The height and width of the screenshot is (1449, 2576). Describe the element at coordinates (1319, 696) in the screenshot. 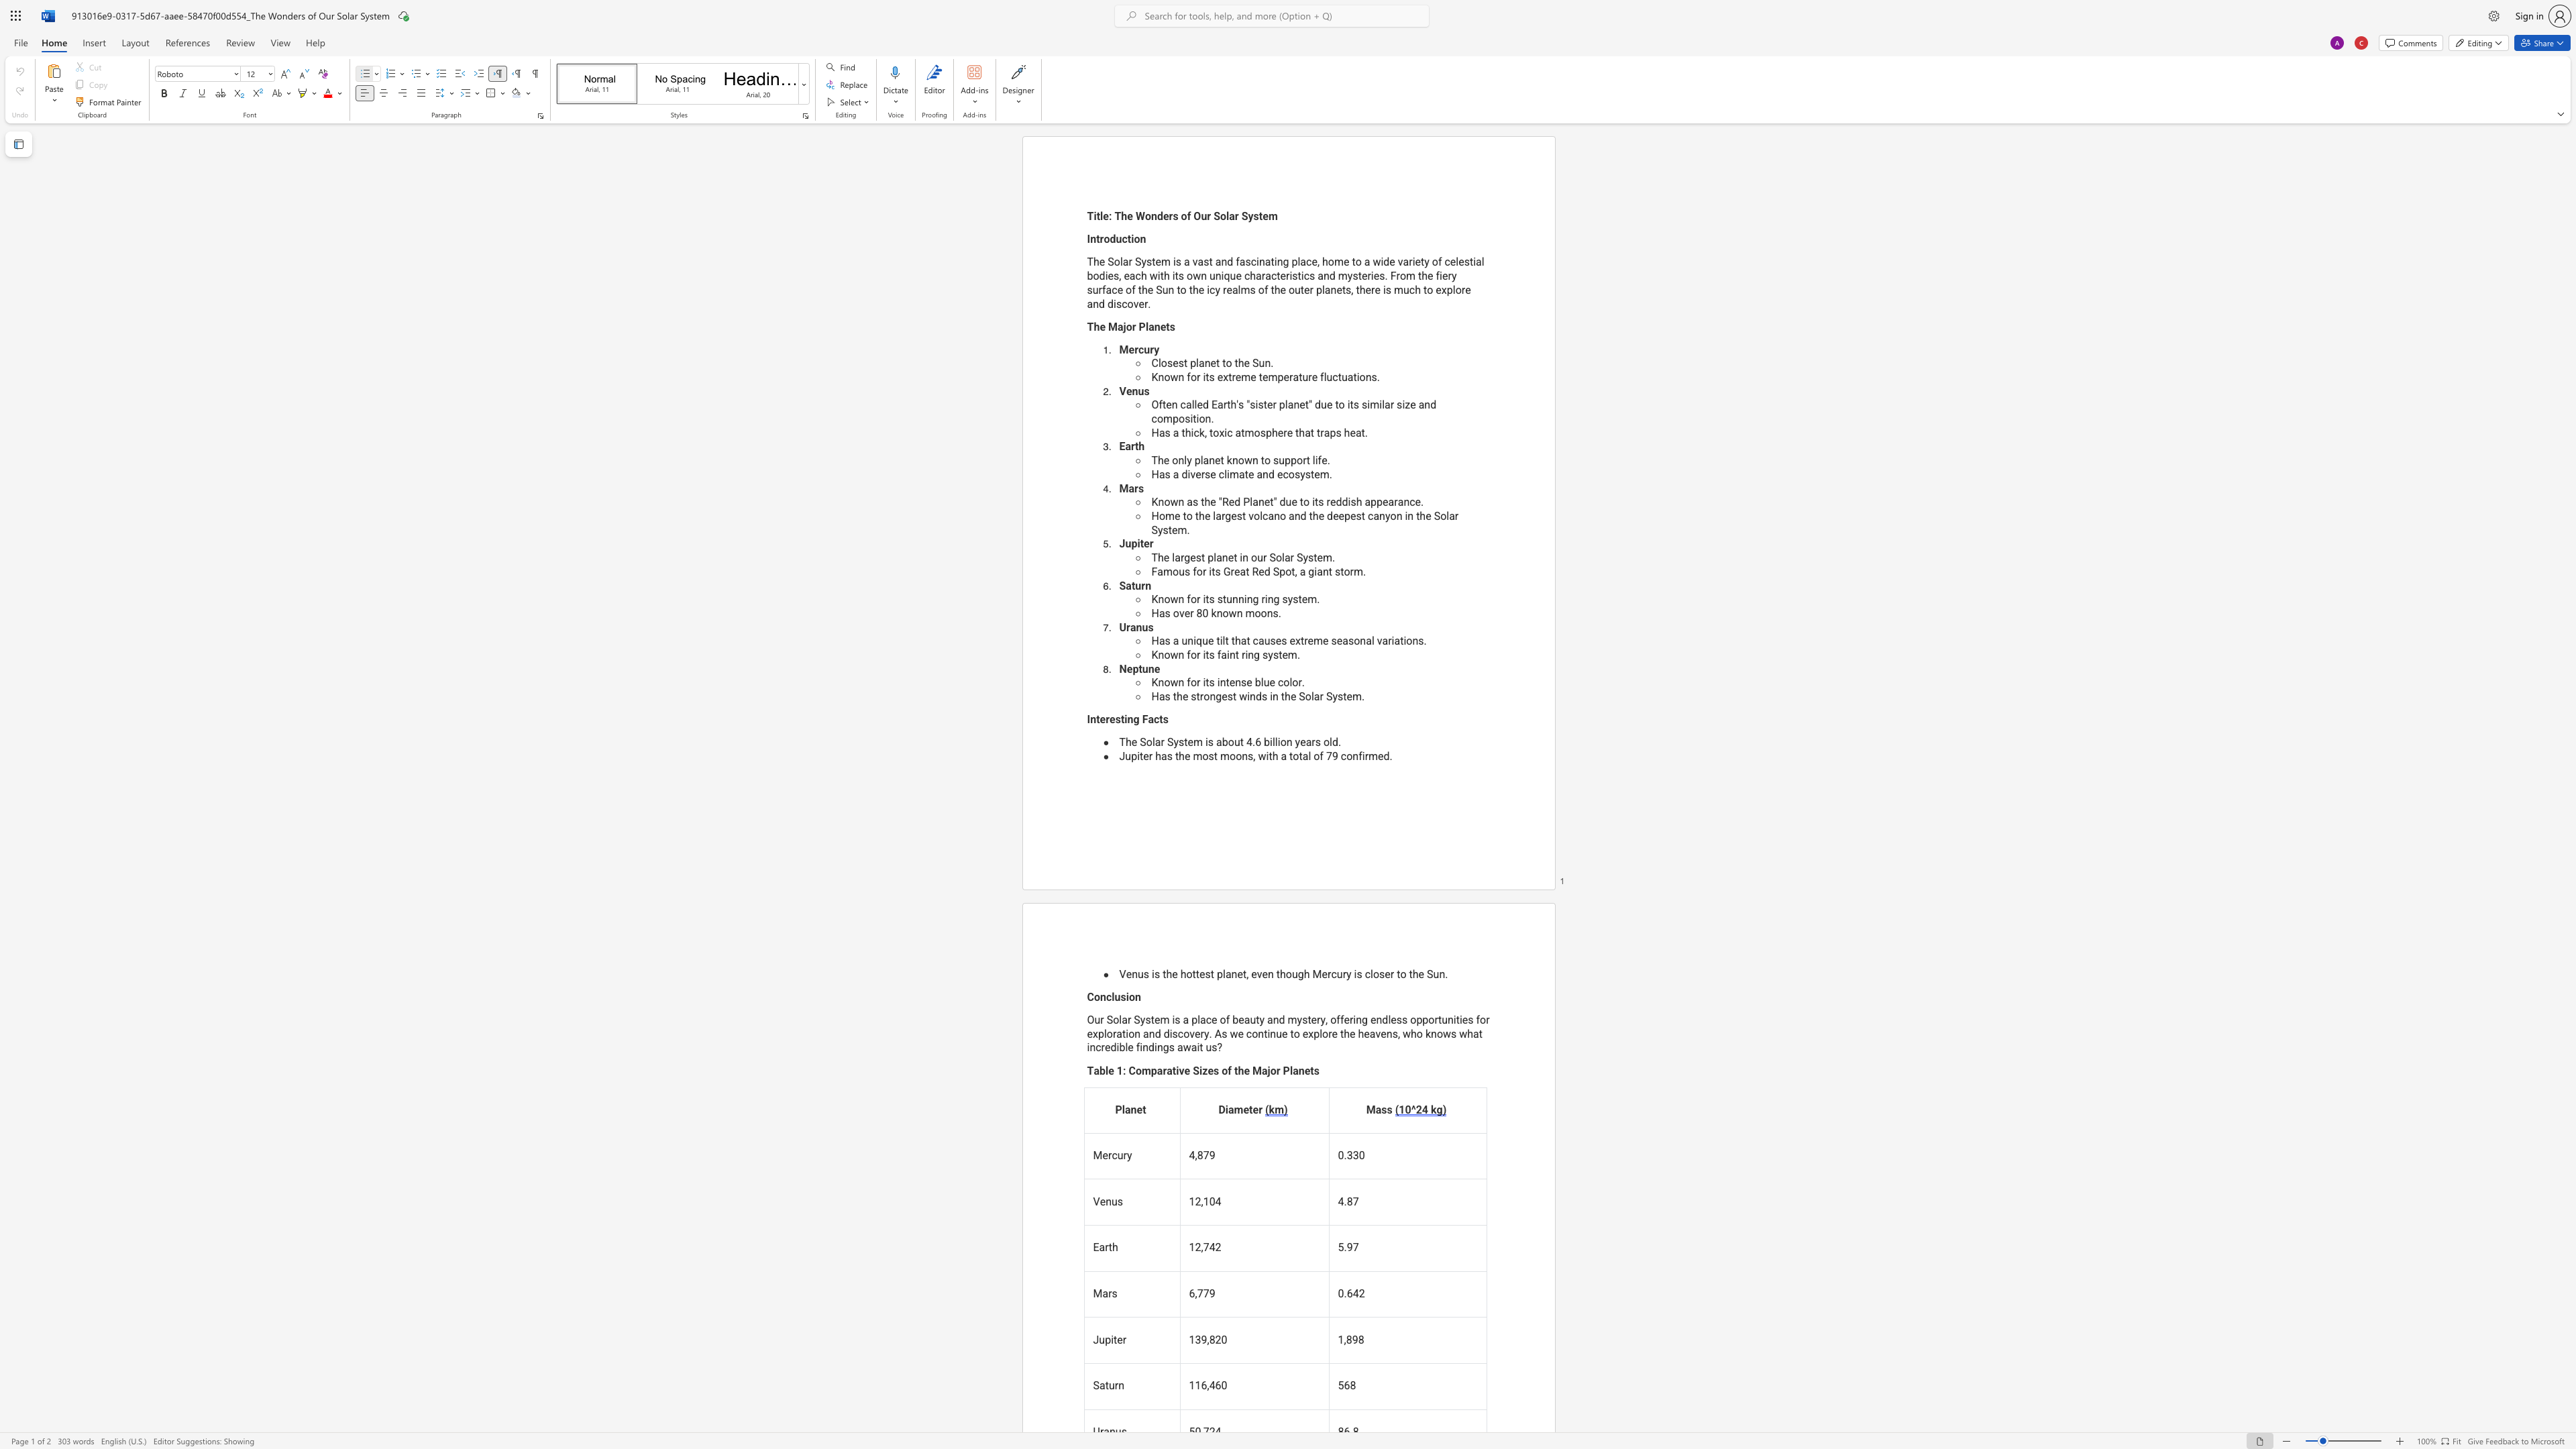

I see `the space between the continuous character "a" and "r" in the text` at that location.